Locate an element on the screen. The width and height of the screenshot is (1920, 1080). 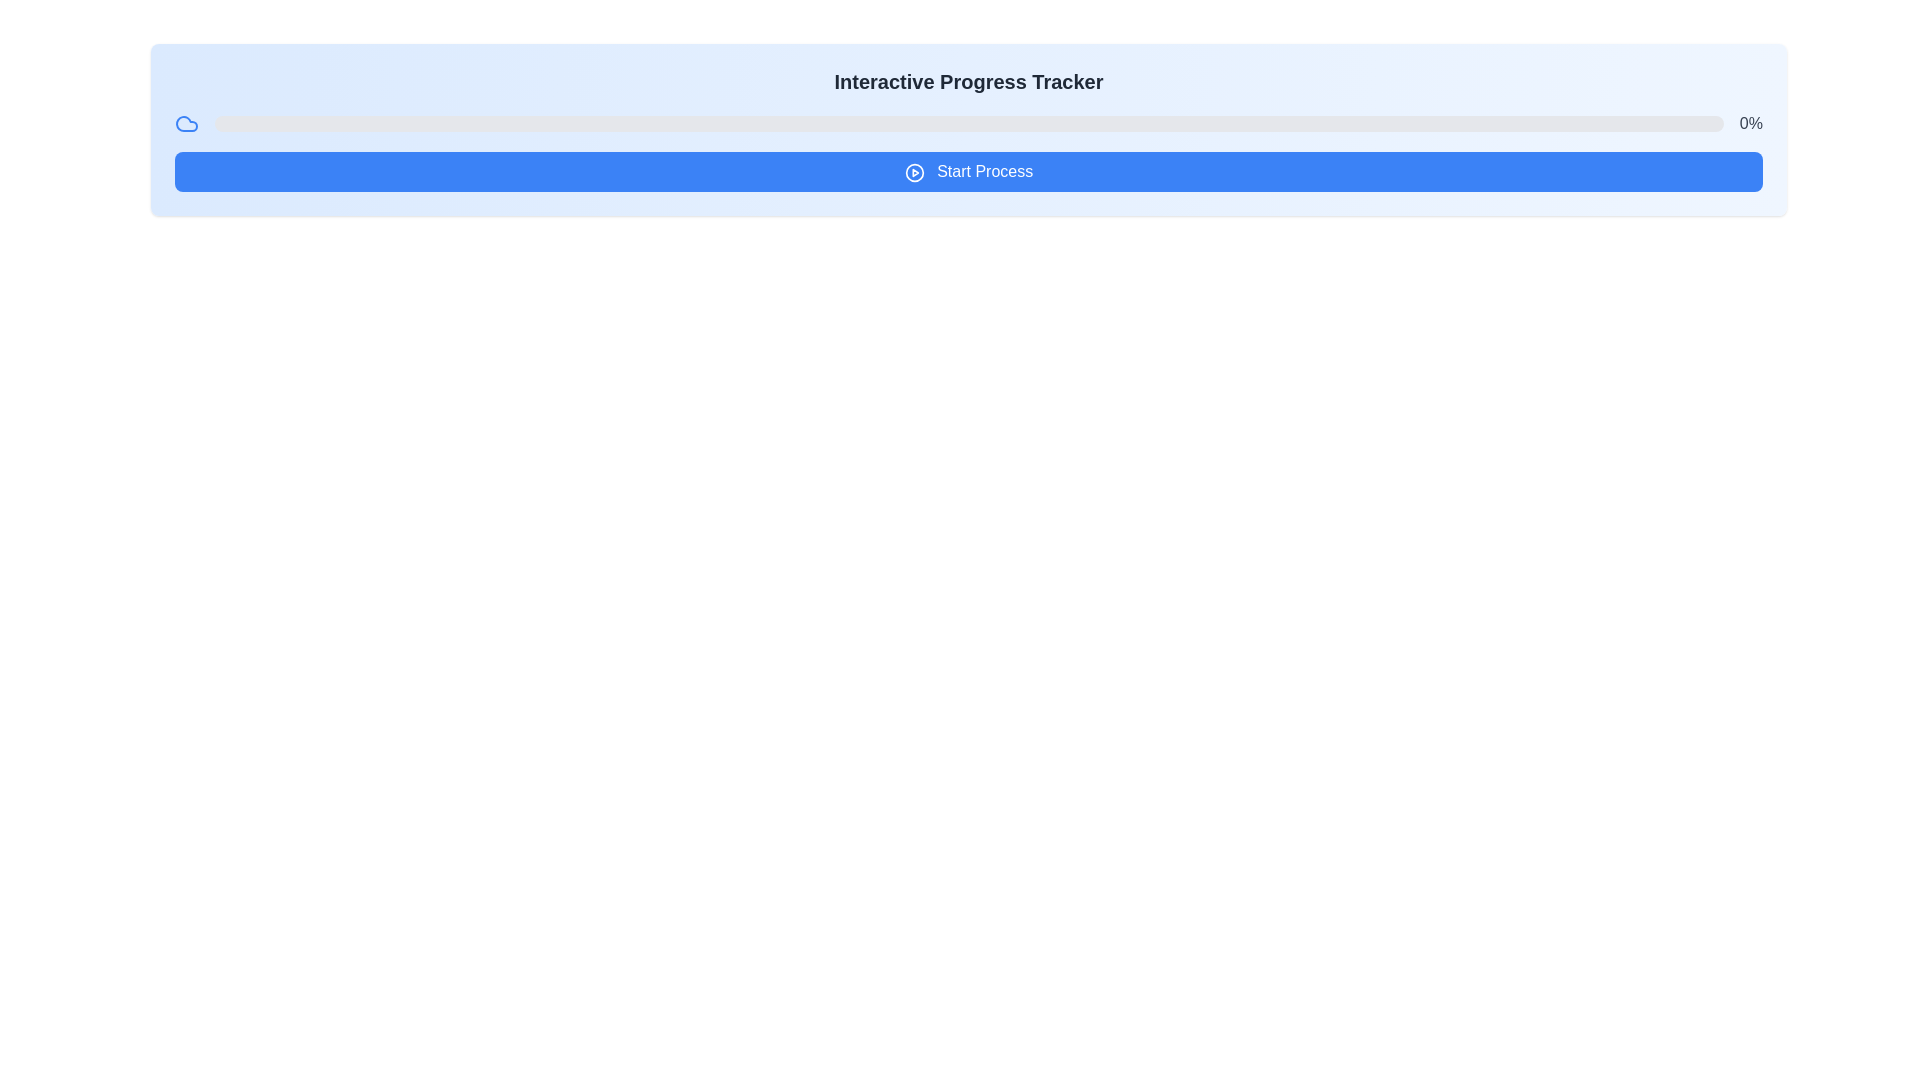
the call-to-action button located below the progress bar and label '0%' to observe hover effects is located at coordinates (969, 171).